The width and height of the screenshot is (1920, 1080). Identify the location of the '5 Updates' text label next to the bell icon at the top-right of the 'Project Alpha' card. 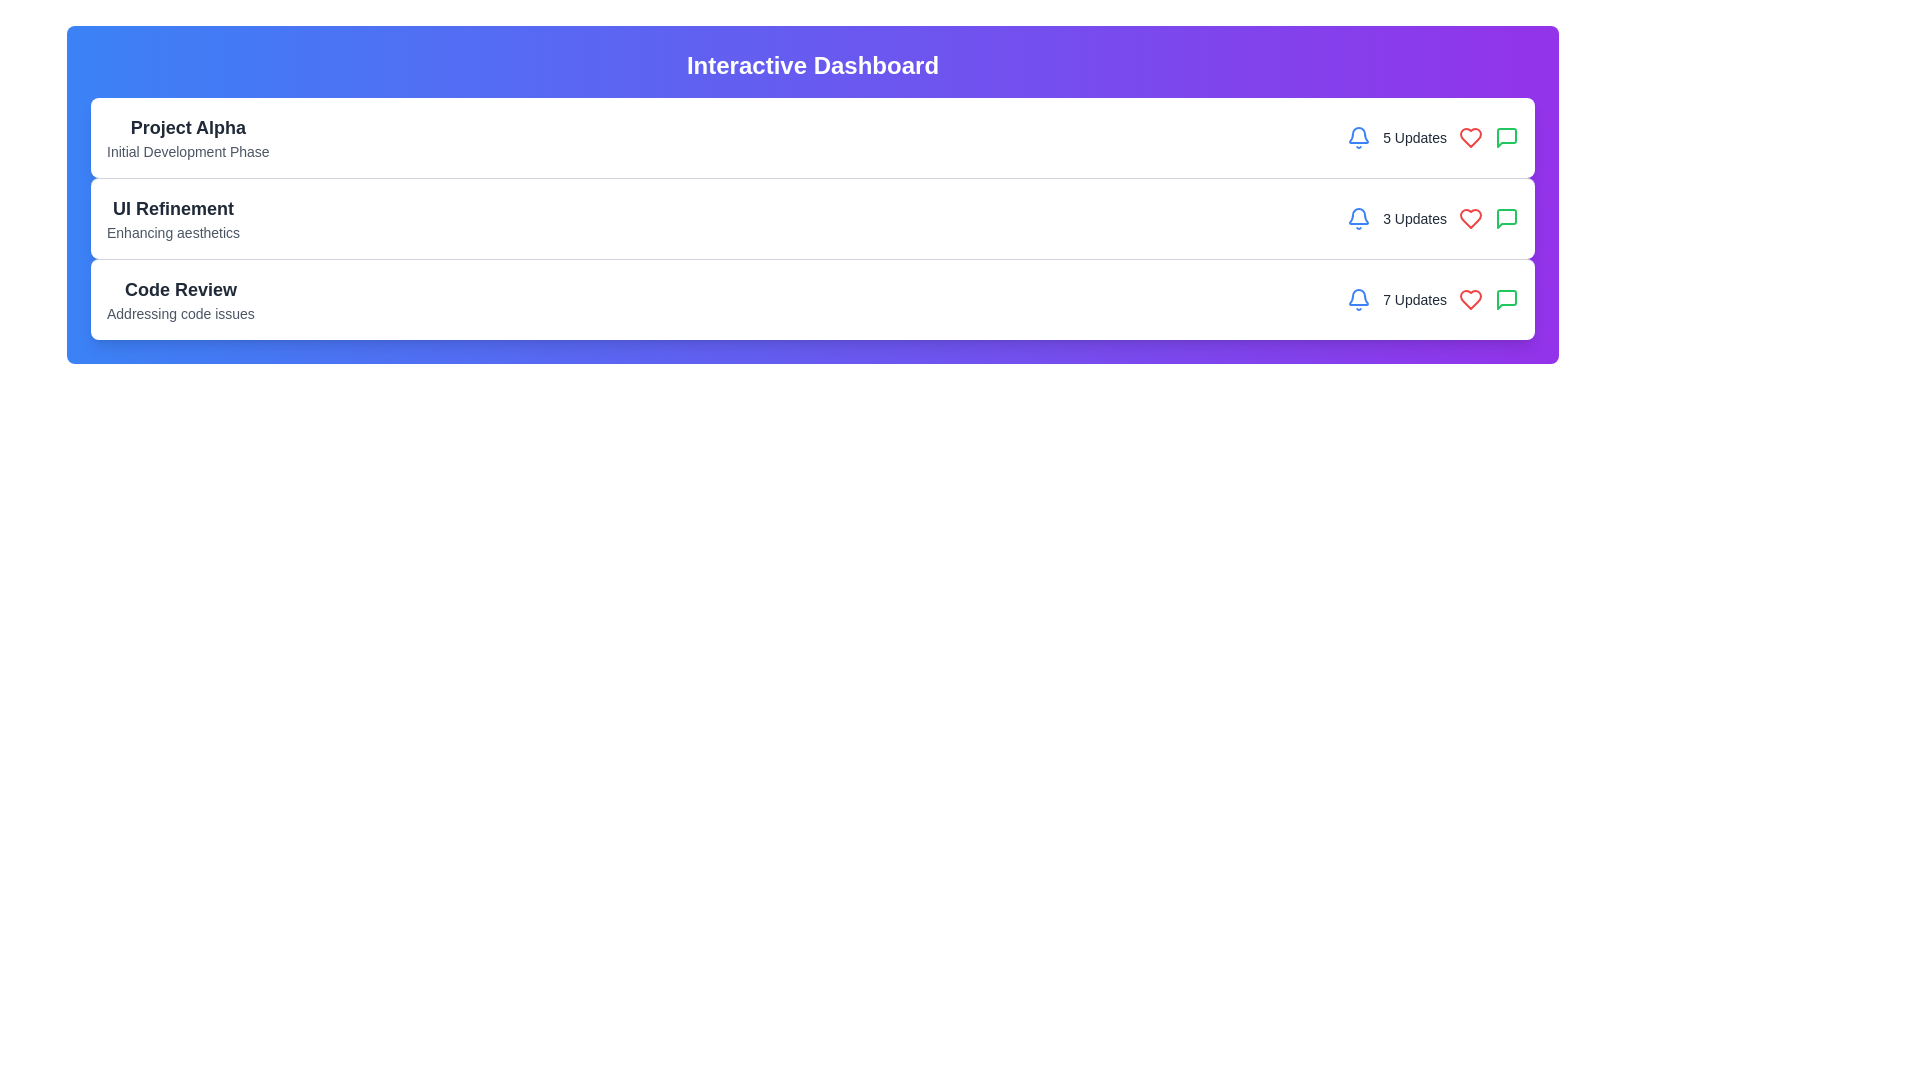
(1432, 137).